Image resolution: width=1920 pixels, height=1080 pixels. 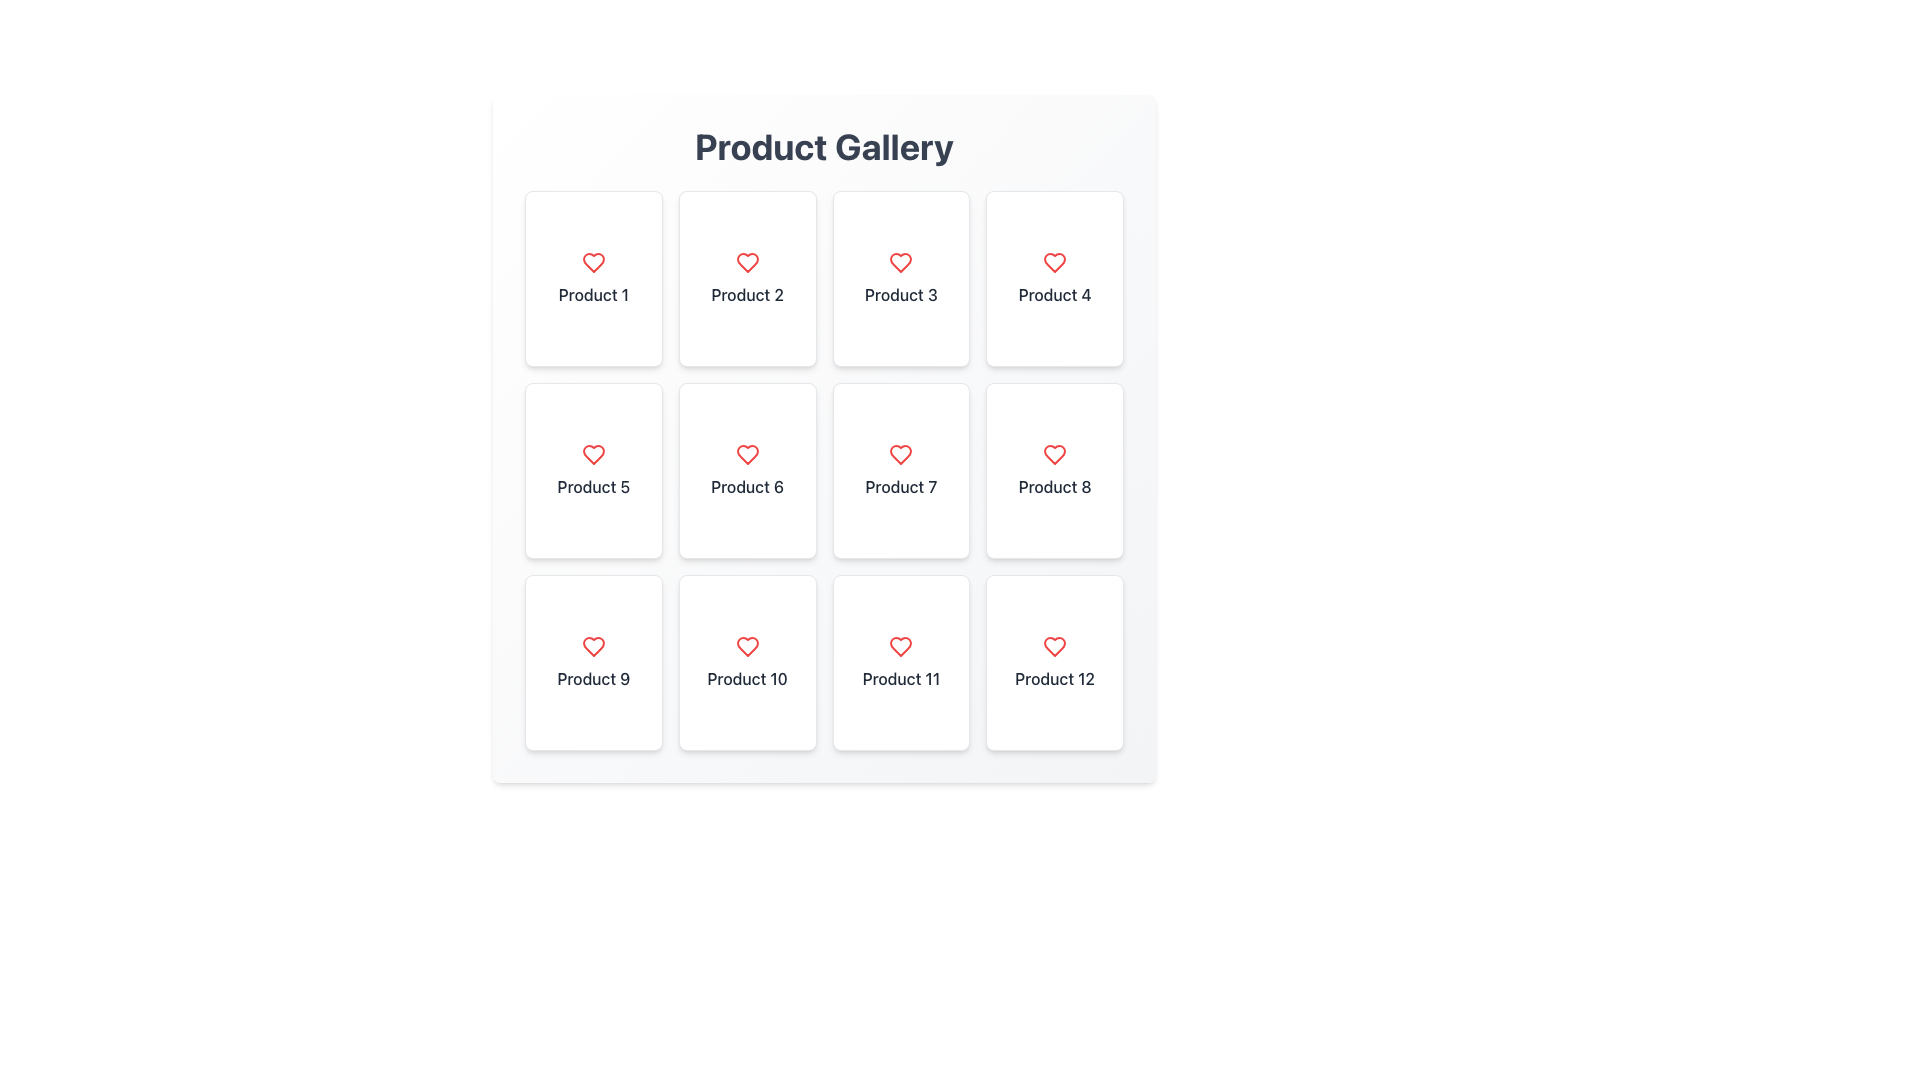 What do you see at coordinates (900, 663) in the screenshot?
I see `the product card located in the third row and third column of the grid` at bounding box center [900, 663].